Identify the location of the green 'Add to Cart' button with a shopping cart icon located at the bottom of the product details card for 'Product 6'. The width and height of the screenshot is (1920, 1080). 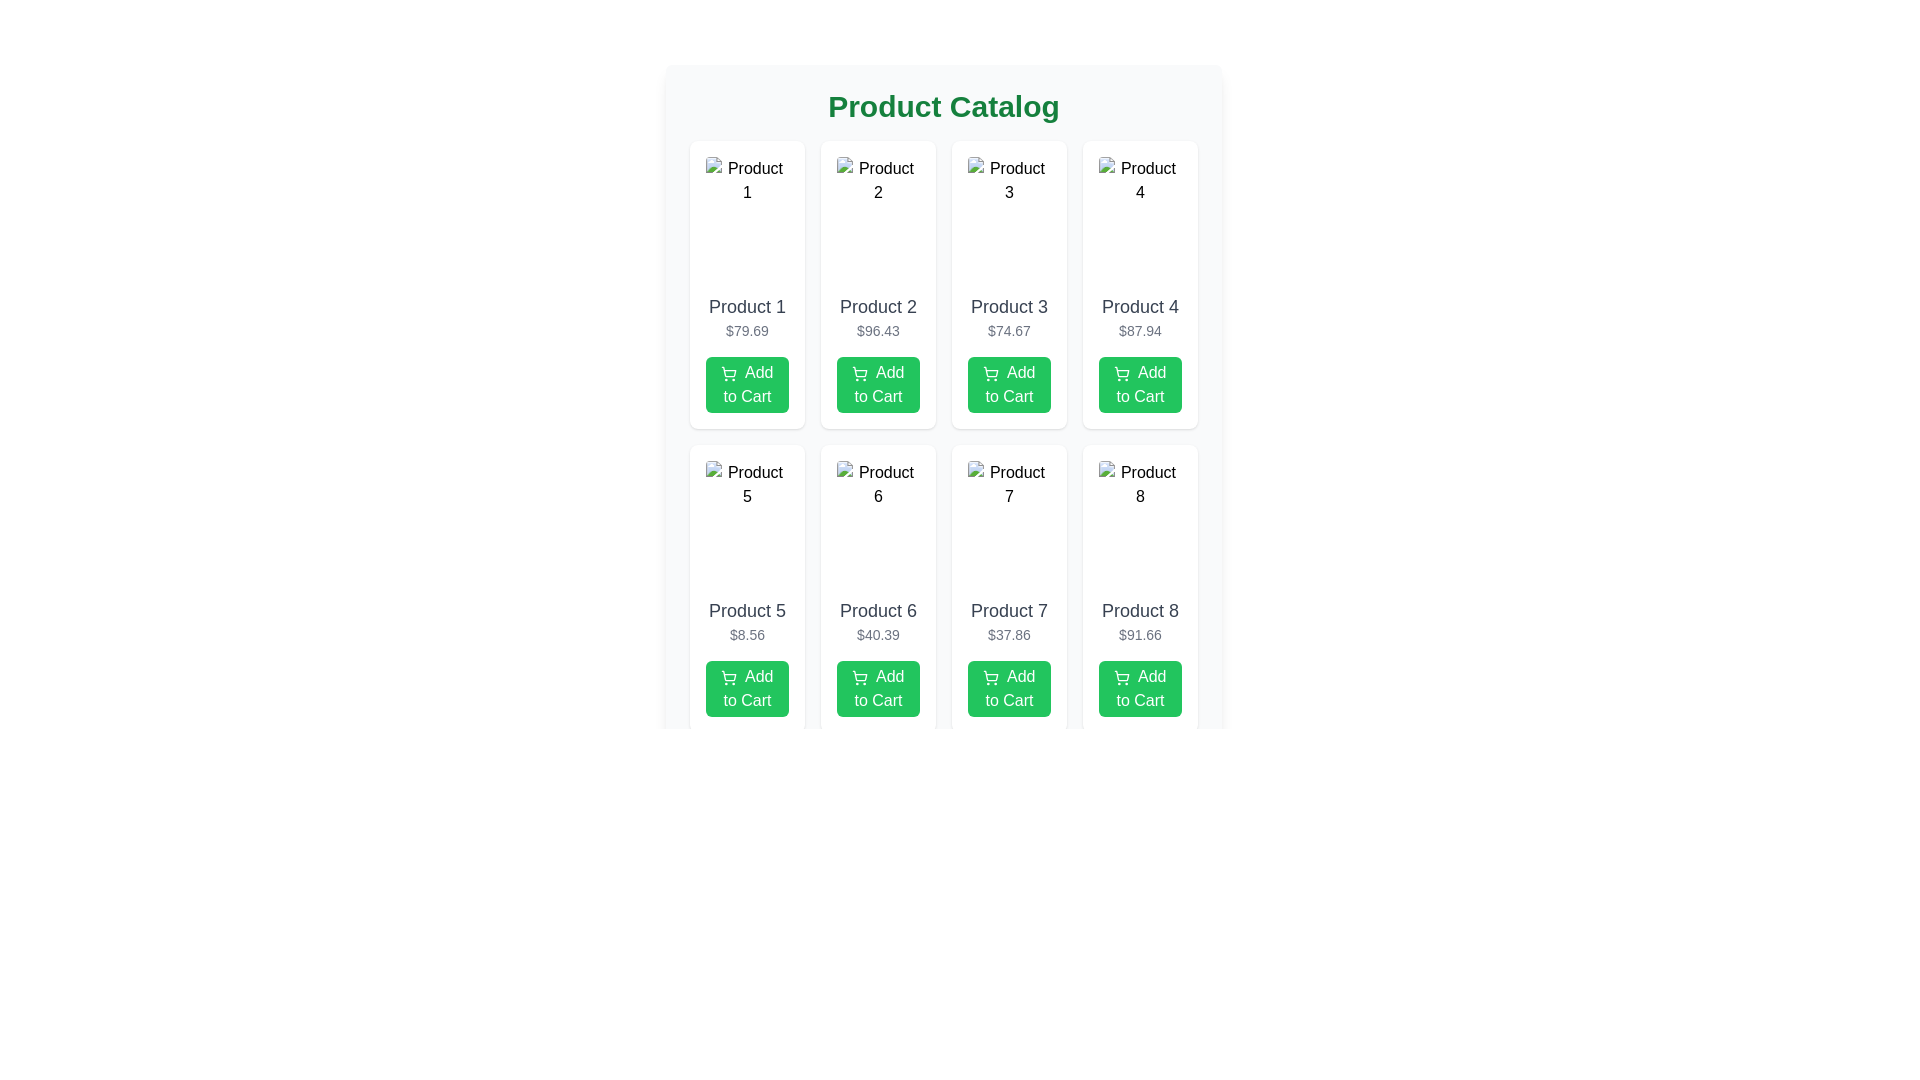
(878, 688).